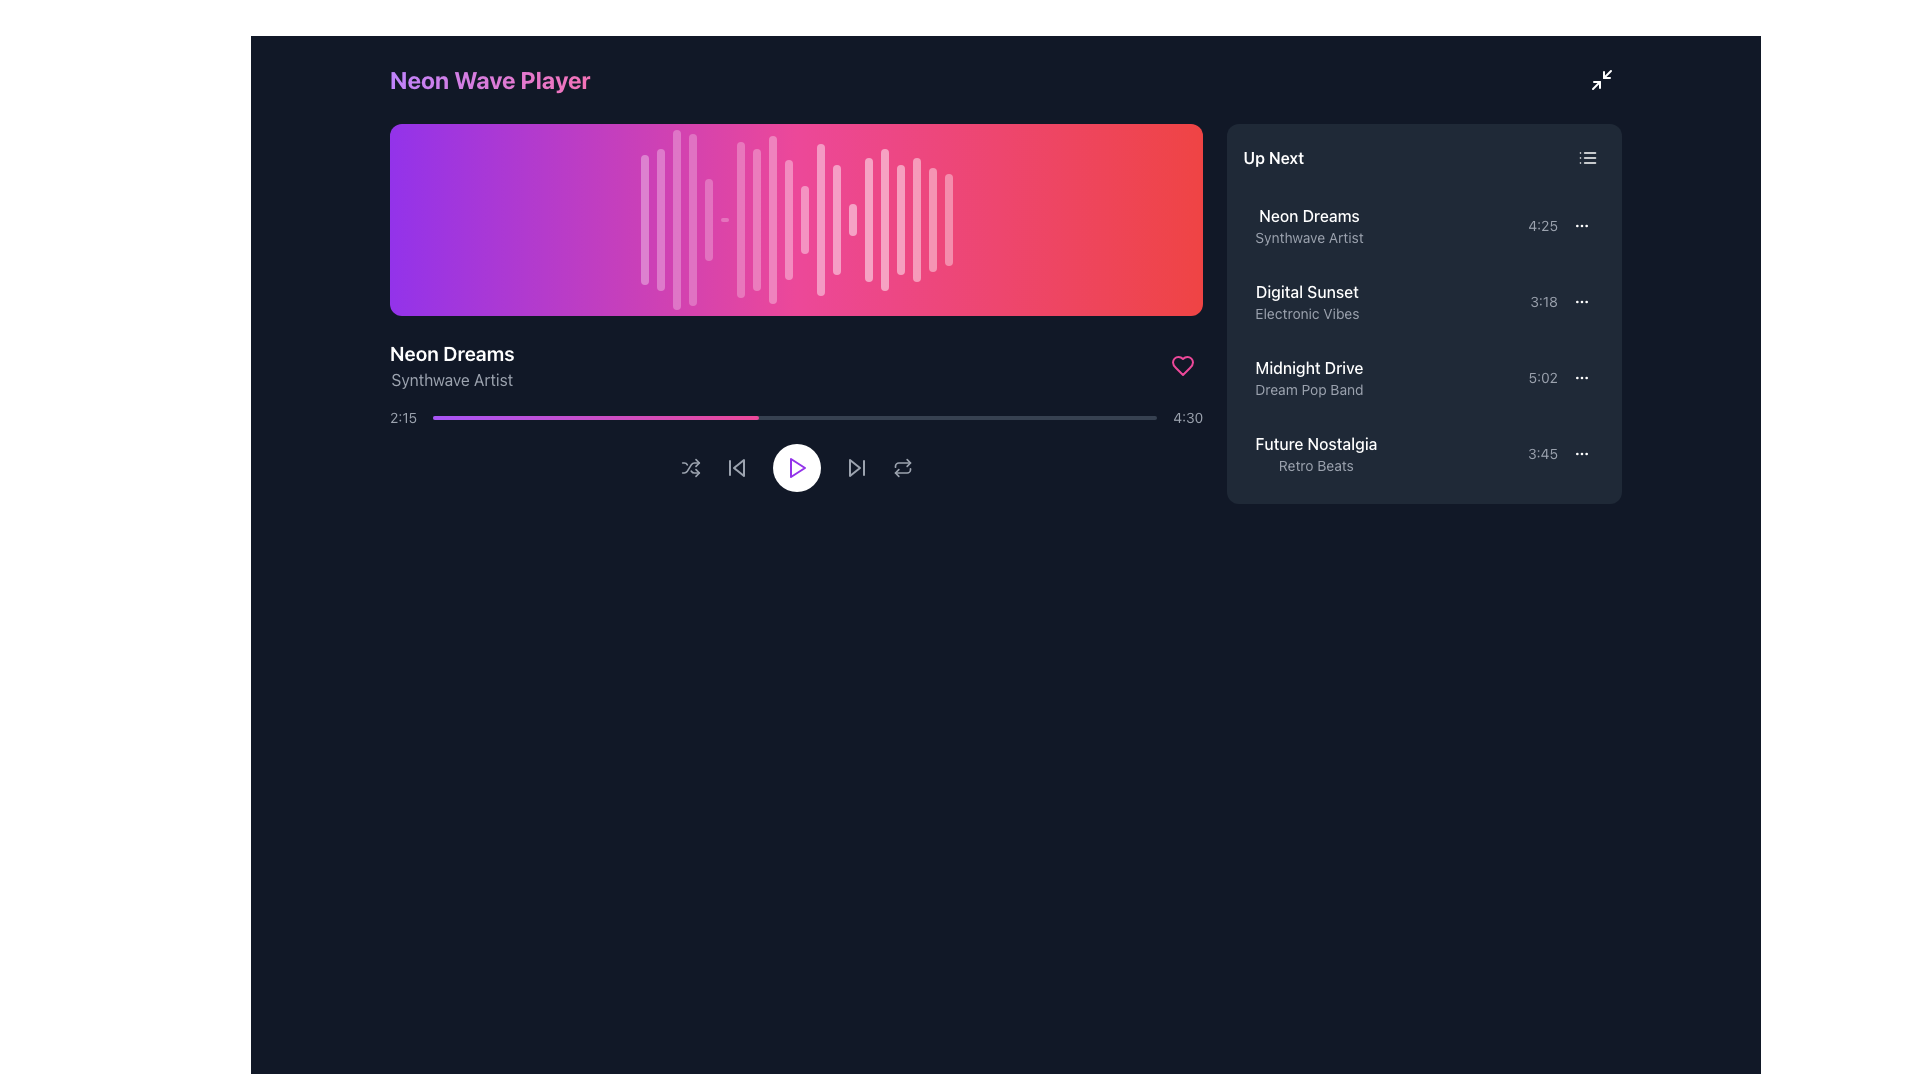 Image resolution: width=1920 pixels, height=1080 pixels. Describe the element at coordinates (1309, 225) in the screenshot. I see `the text content displaying the song title 'Neon Dreams' by 'Synthwave Artist' in the 'Up Next' section of the right-side panel` at that location.